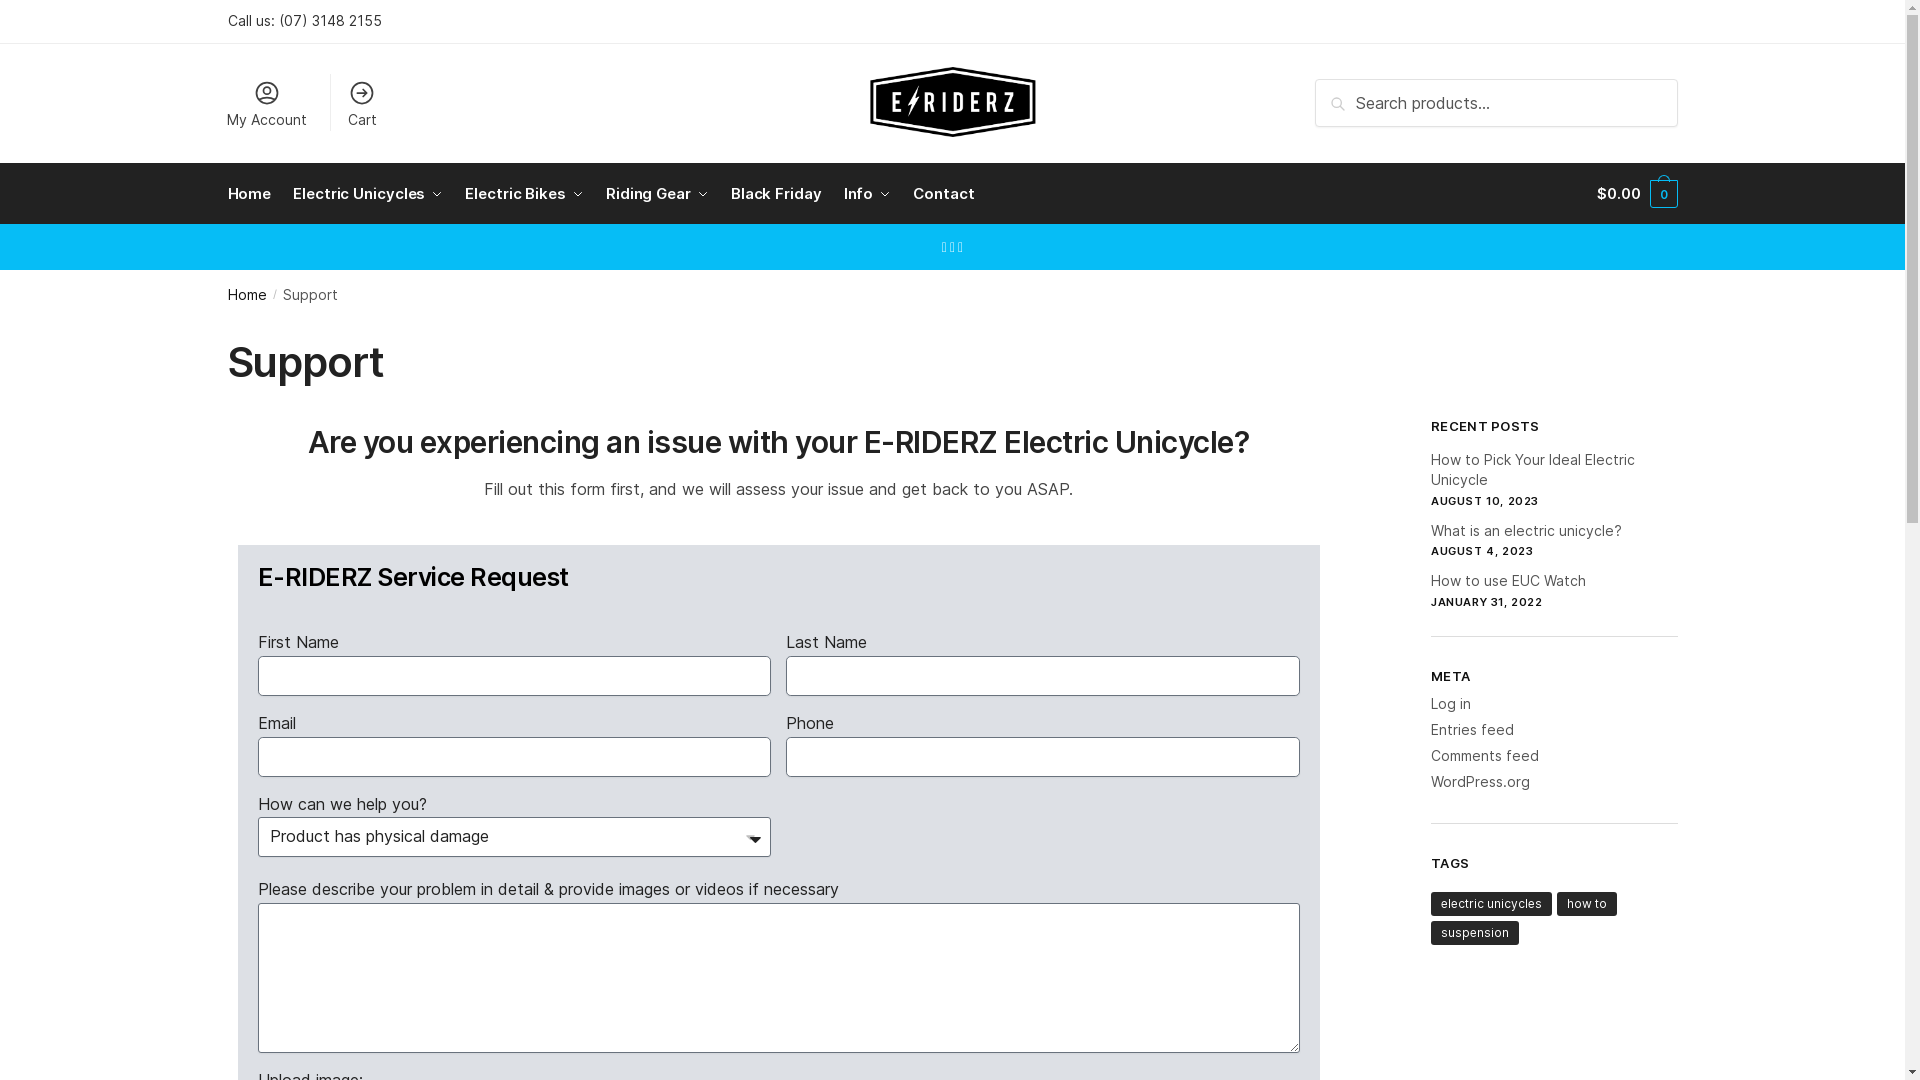  Describe the element at coordinates (253, 193) in the screenshot. I see `'Home'` at that location.